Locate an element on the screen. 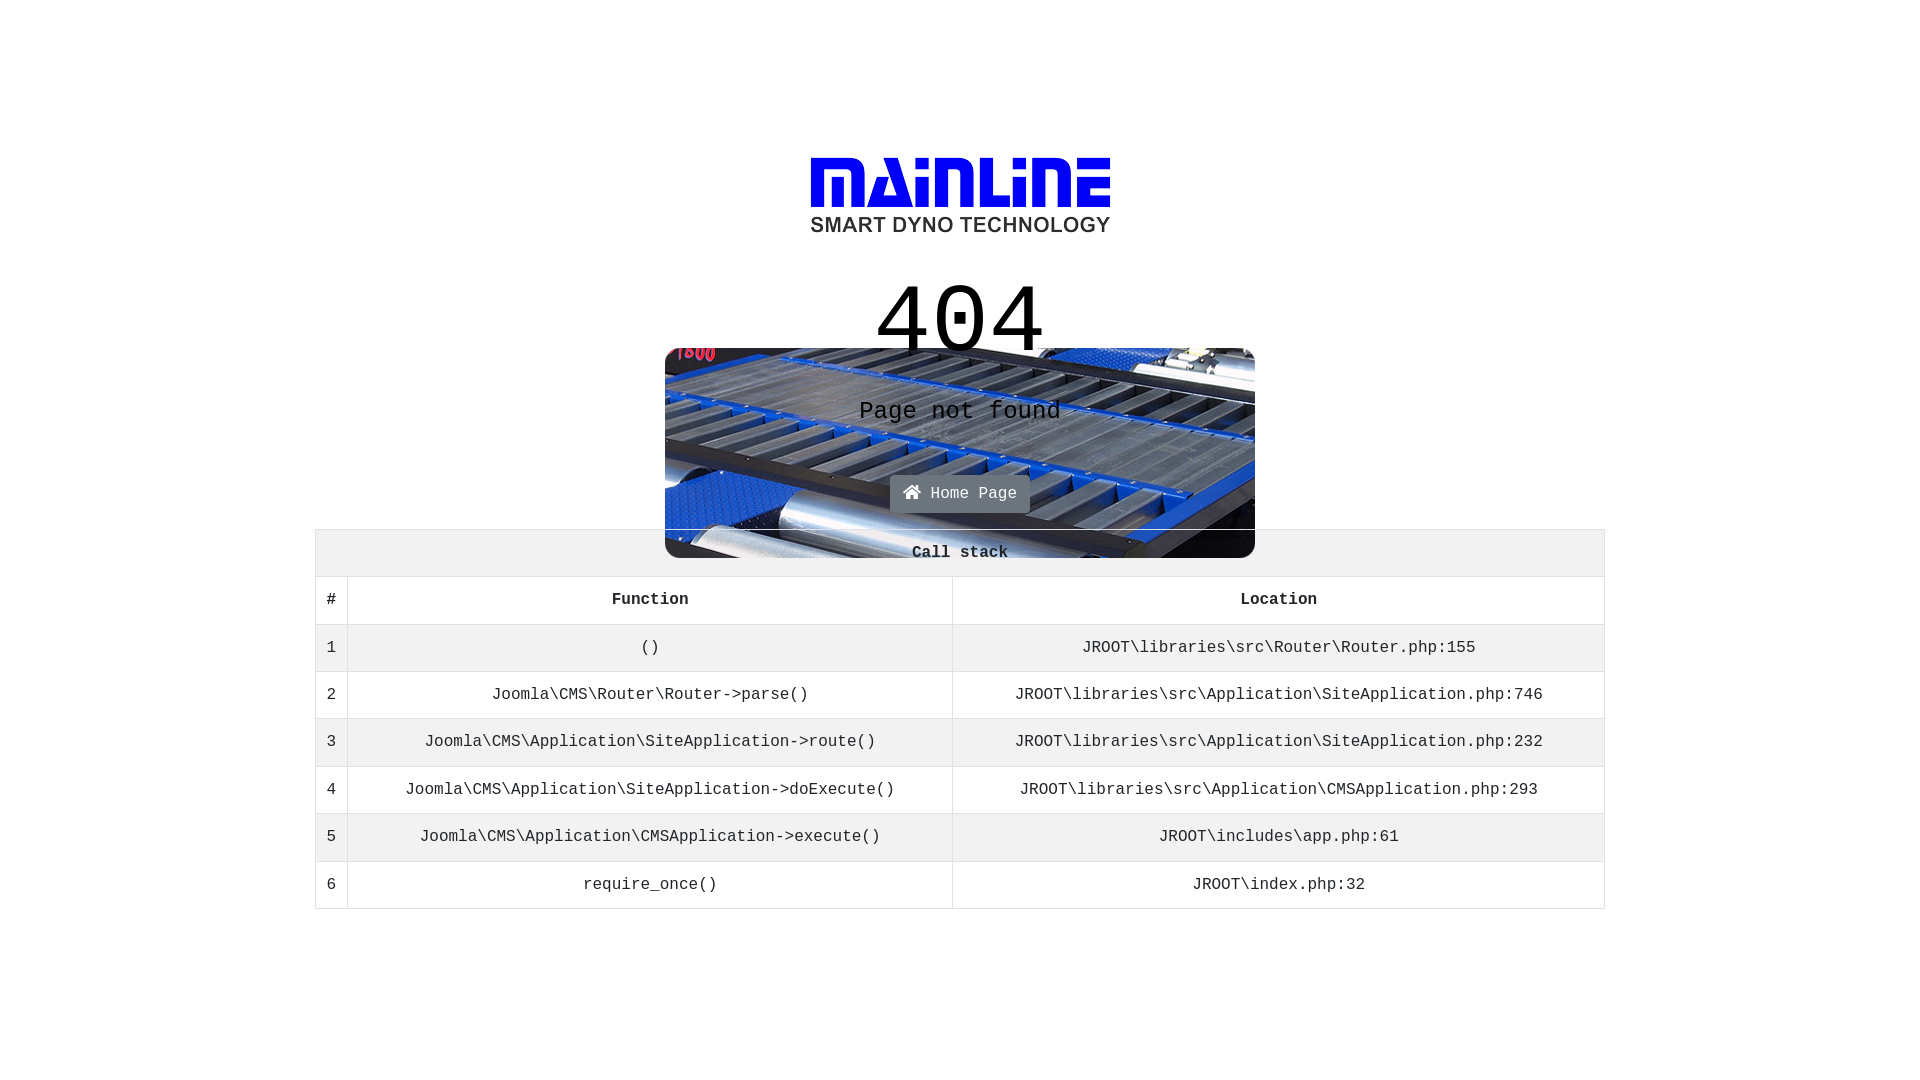 The width and height of the screenshot is (1920, 1080). 'Home Page' is located at coordinates (960, 493).